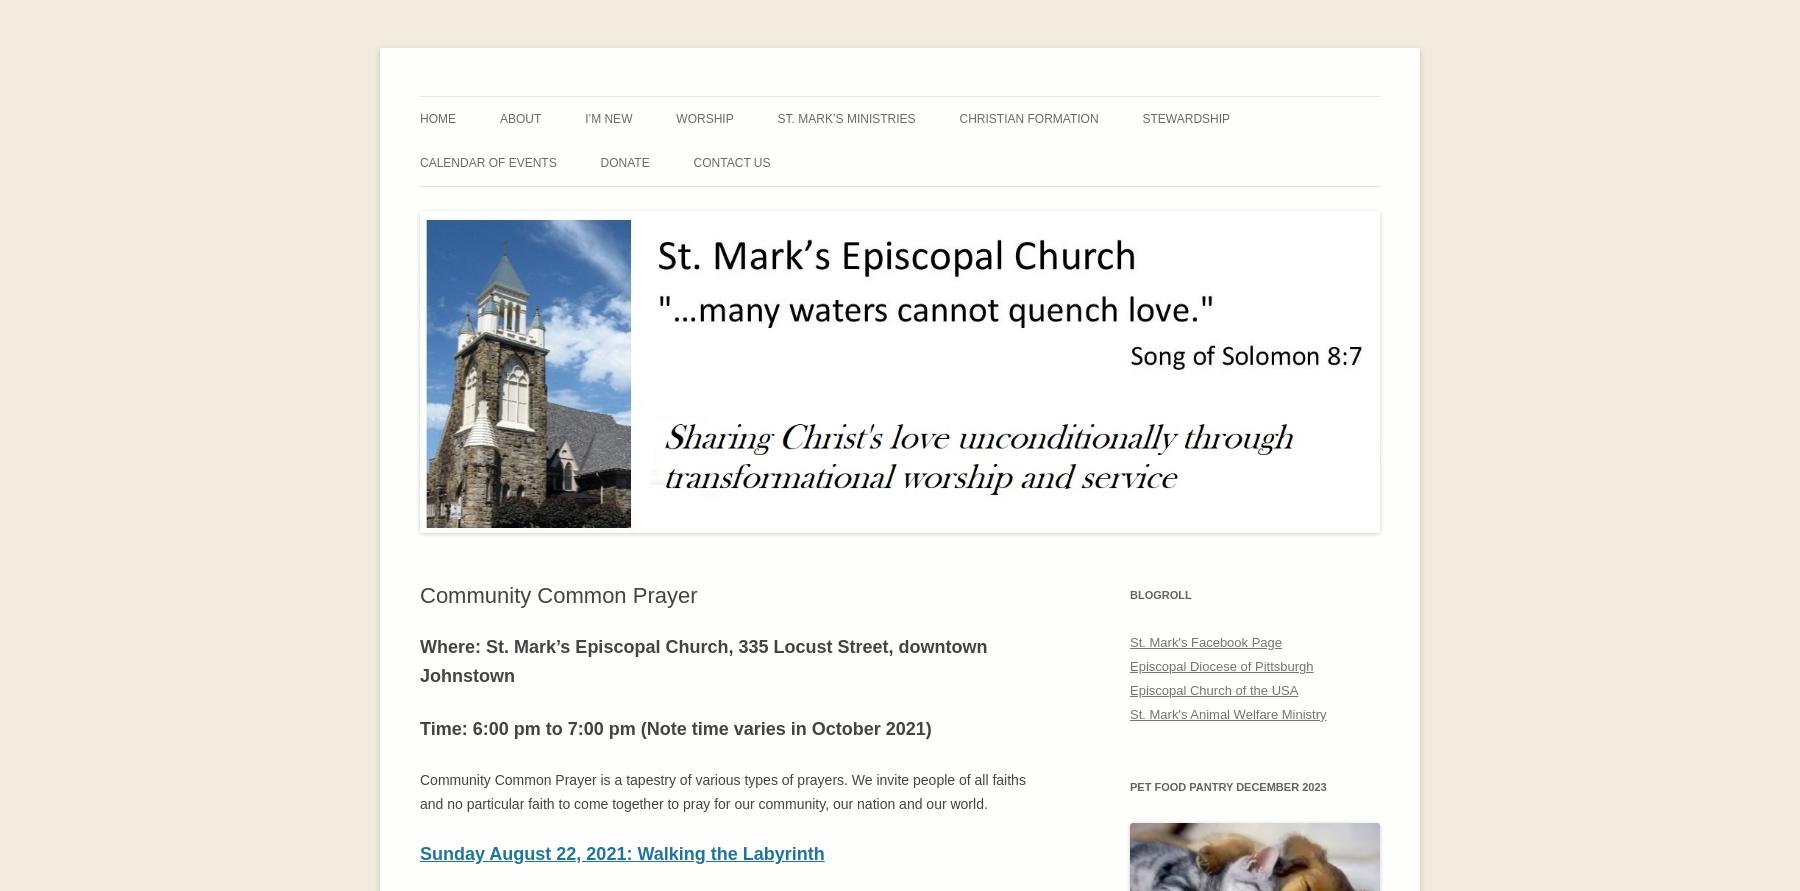 This screenshot has width=1800, height=891. I want to click on 'Community Common Prayer is a tapestry of various types of prayers. We invite people of all faiths and no particular faith to come together to pray for our community, our nation and our world.', so click(419, 791).